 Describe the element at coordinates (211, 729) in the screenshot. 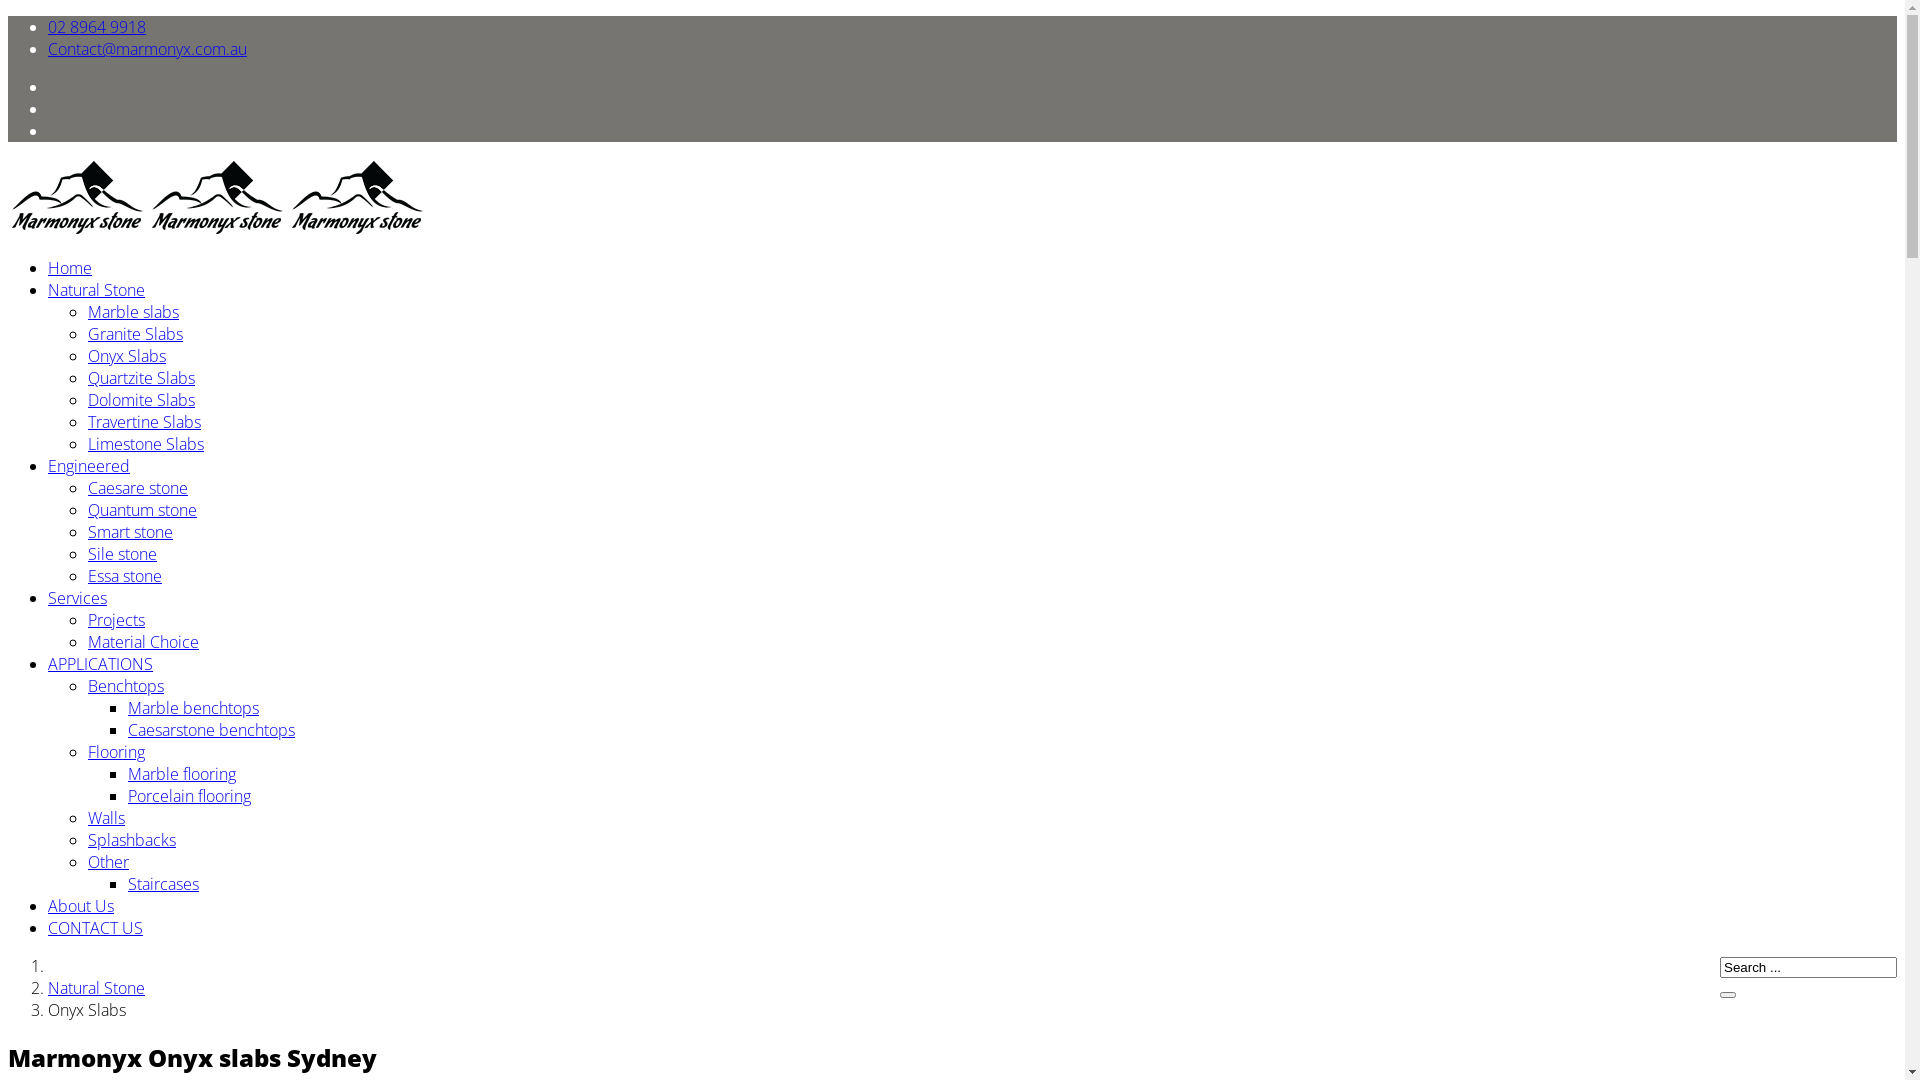

I see `'Caesarstone benchtops'` at that location.